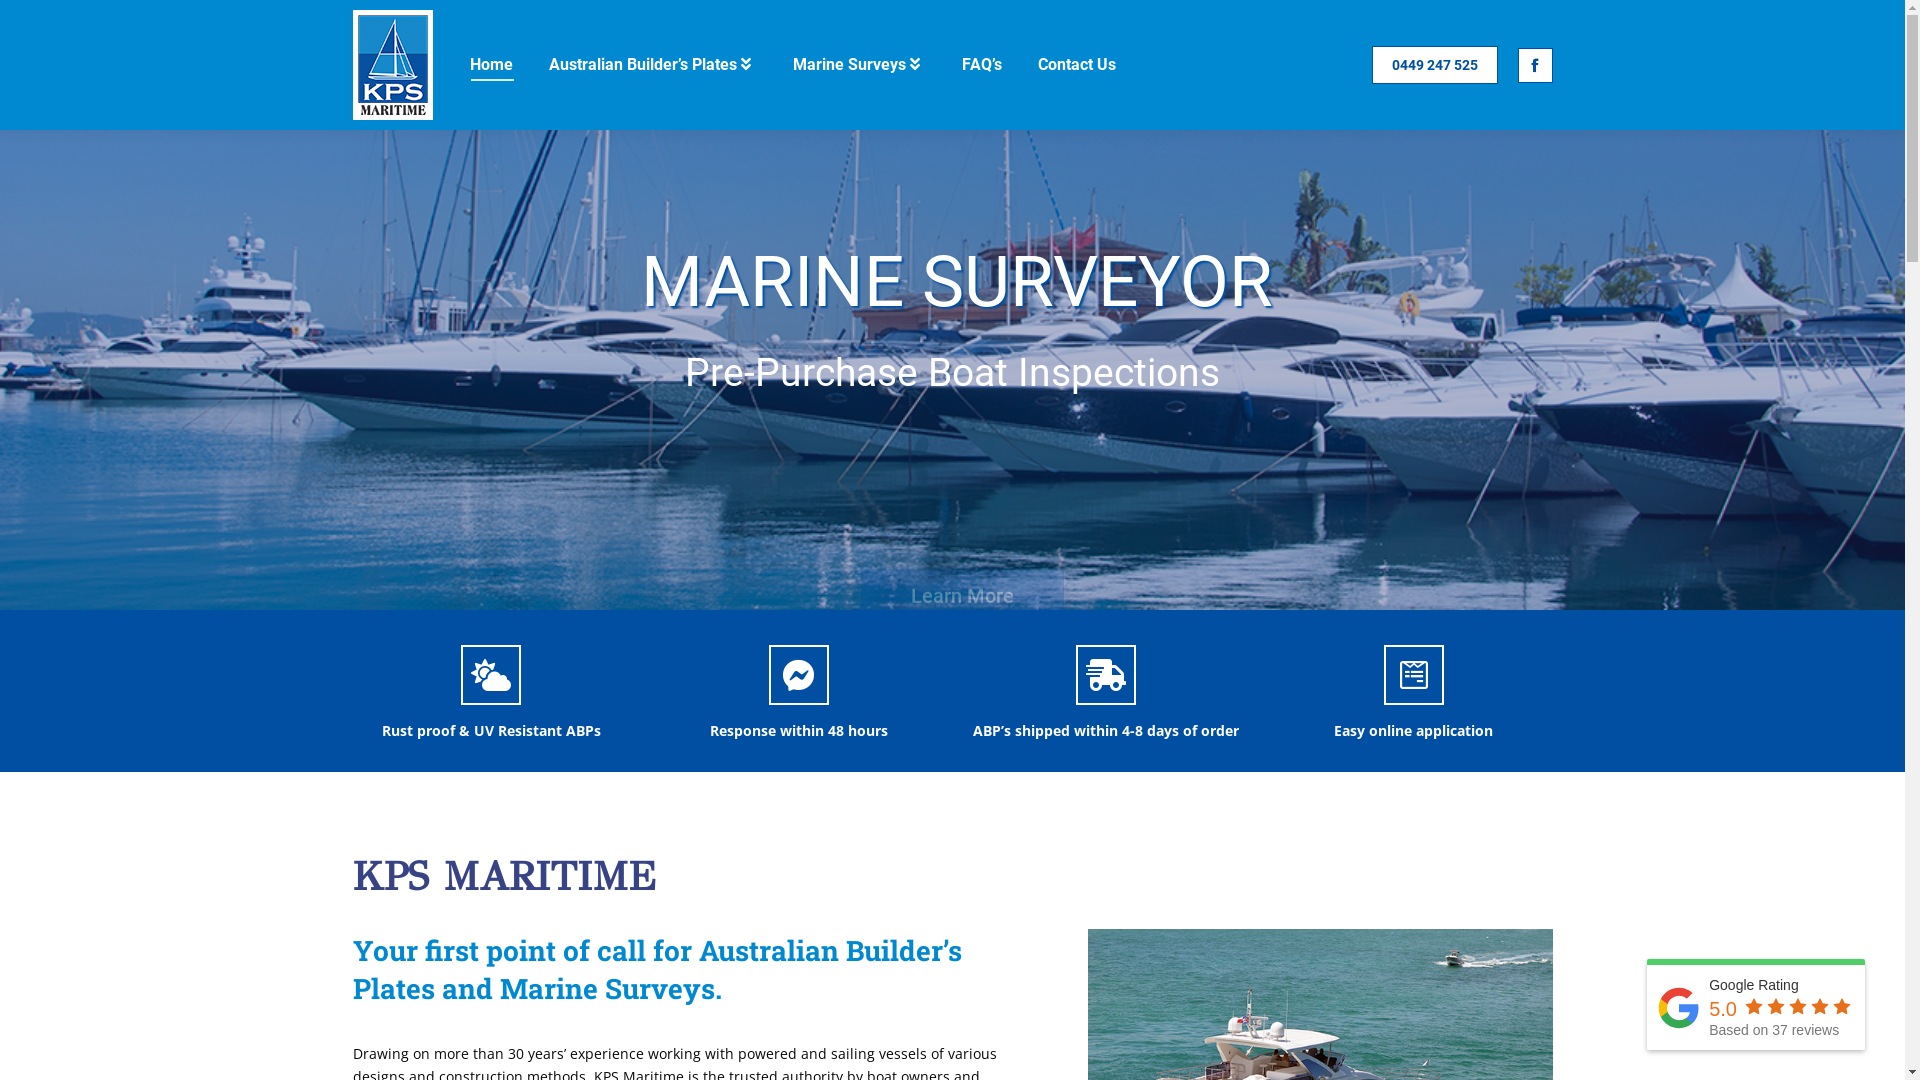 The image size is (1920, 1080). I want to click on '0449 247 525', so click(1434, 64).